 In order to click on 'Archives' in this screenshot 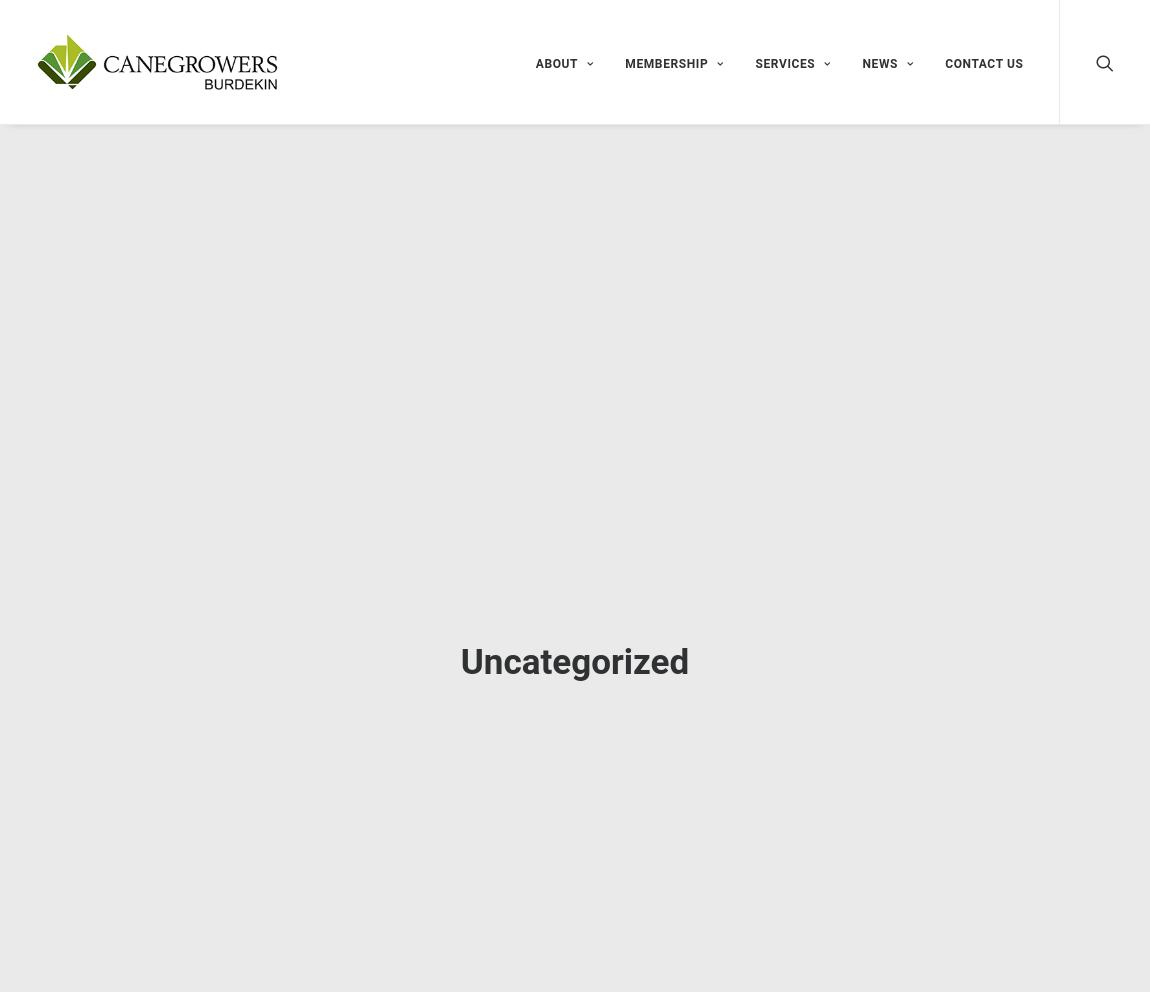, I will do `click(821, 780)`.